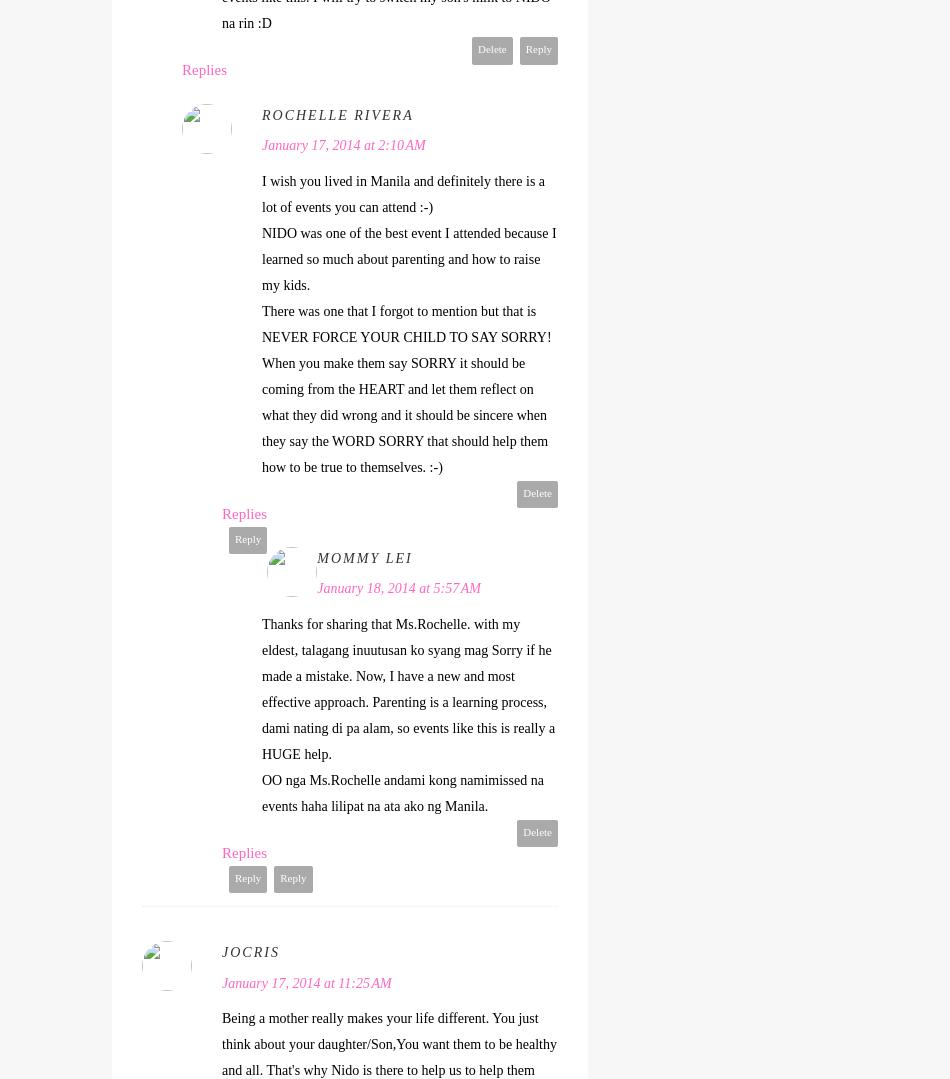 The width and height of the screenshot is (950, 1079). Describe the element at coordinates (261, 258) in the screenshot. I see `'NIDO was one of the best event I attended because I learned so much about parenting and how to raise my kids.'` at that location.